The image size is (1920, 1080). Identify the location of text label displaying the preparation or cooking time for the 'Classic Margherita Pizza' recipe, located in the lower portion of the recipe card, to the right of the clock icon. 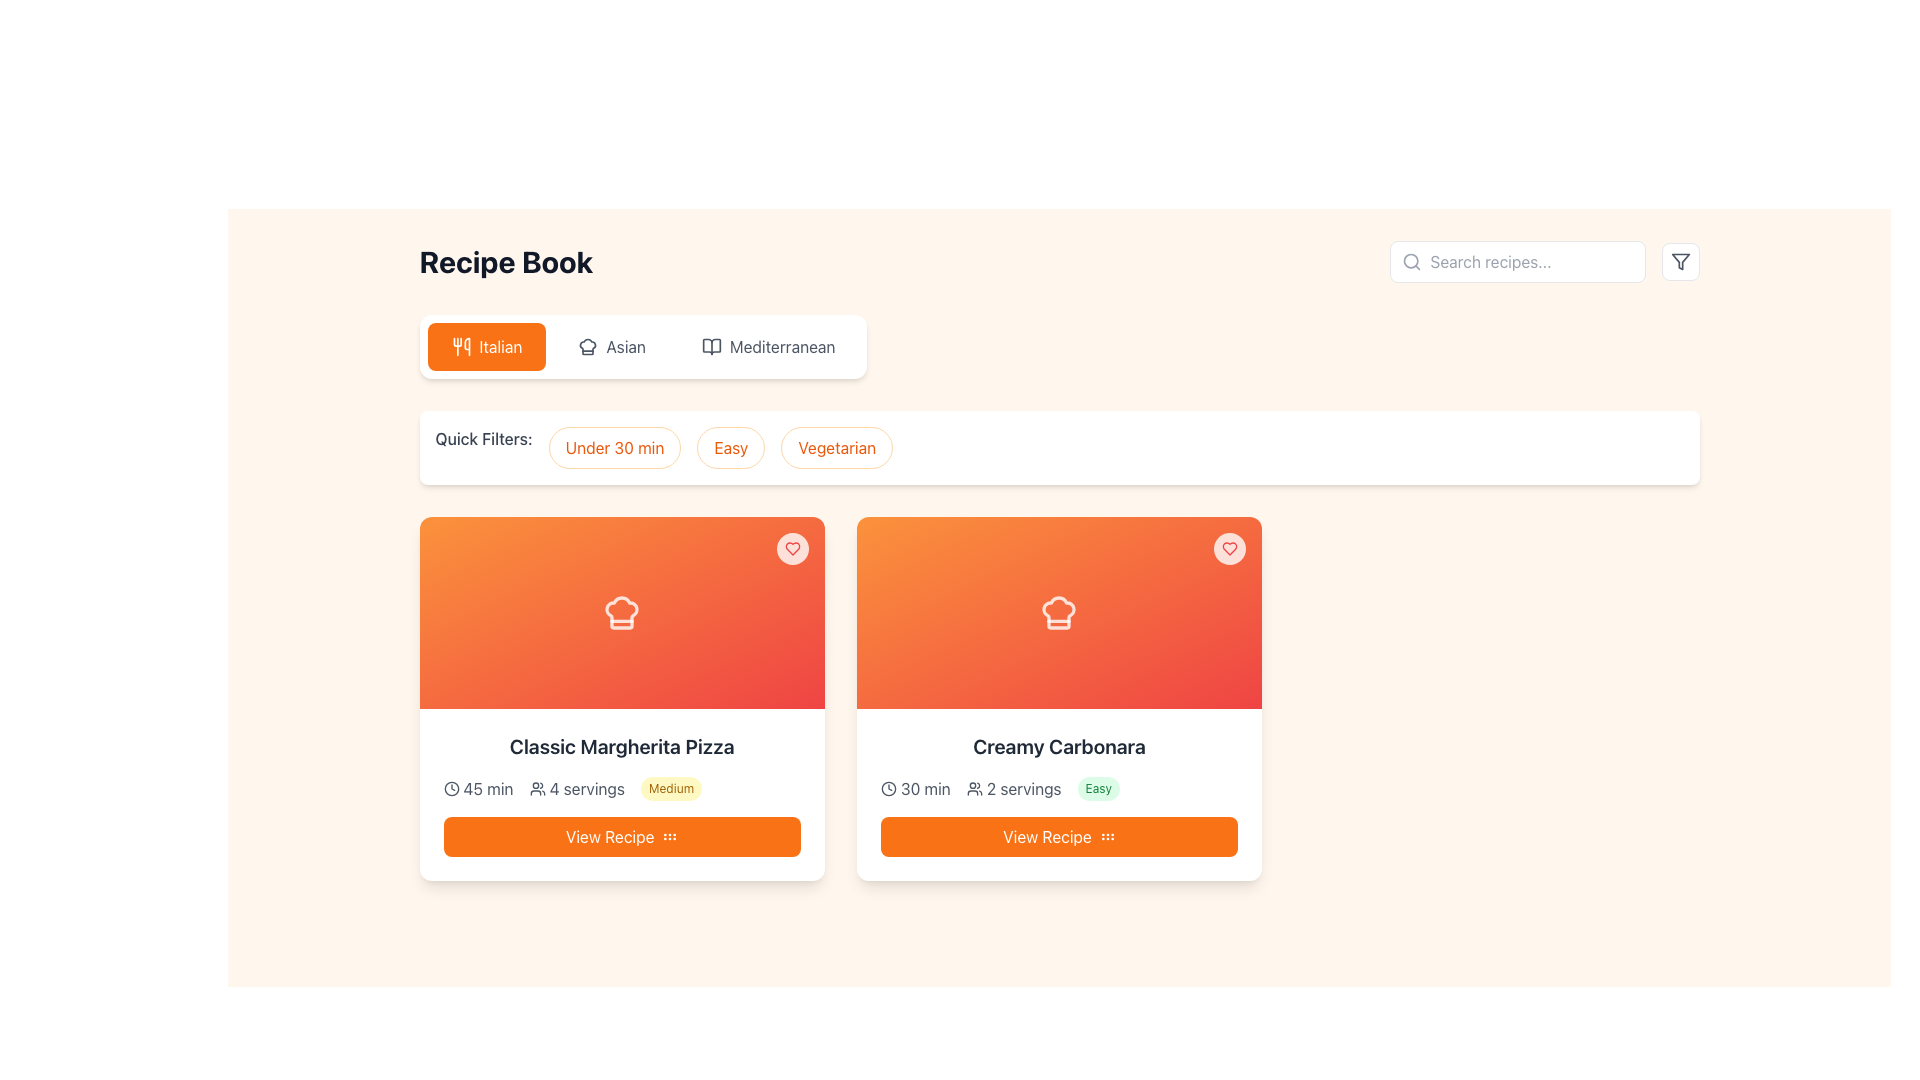
(488, 788).